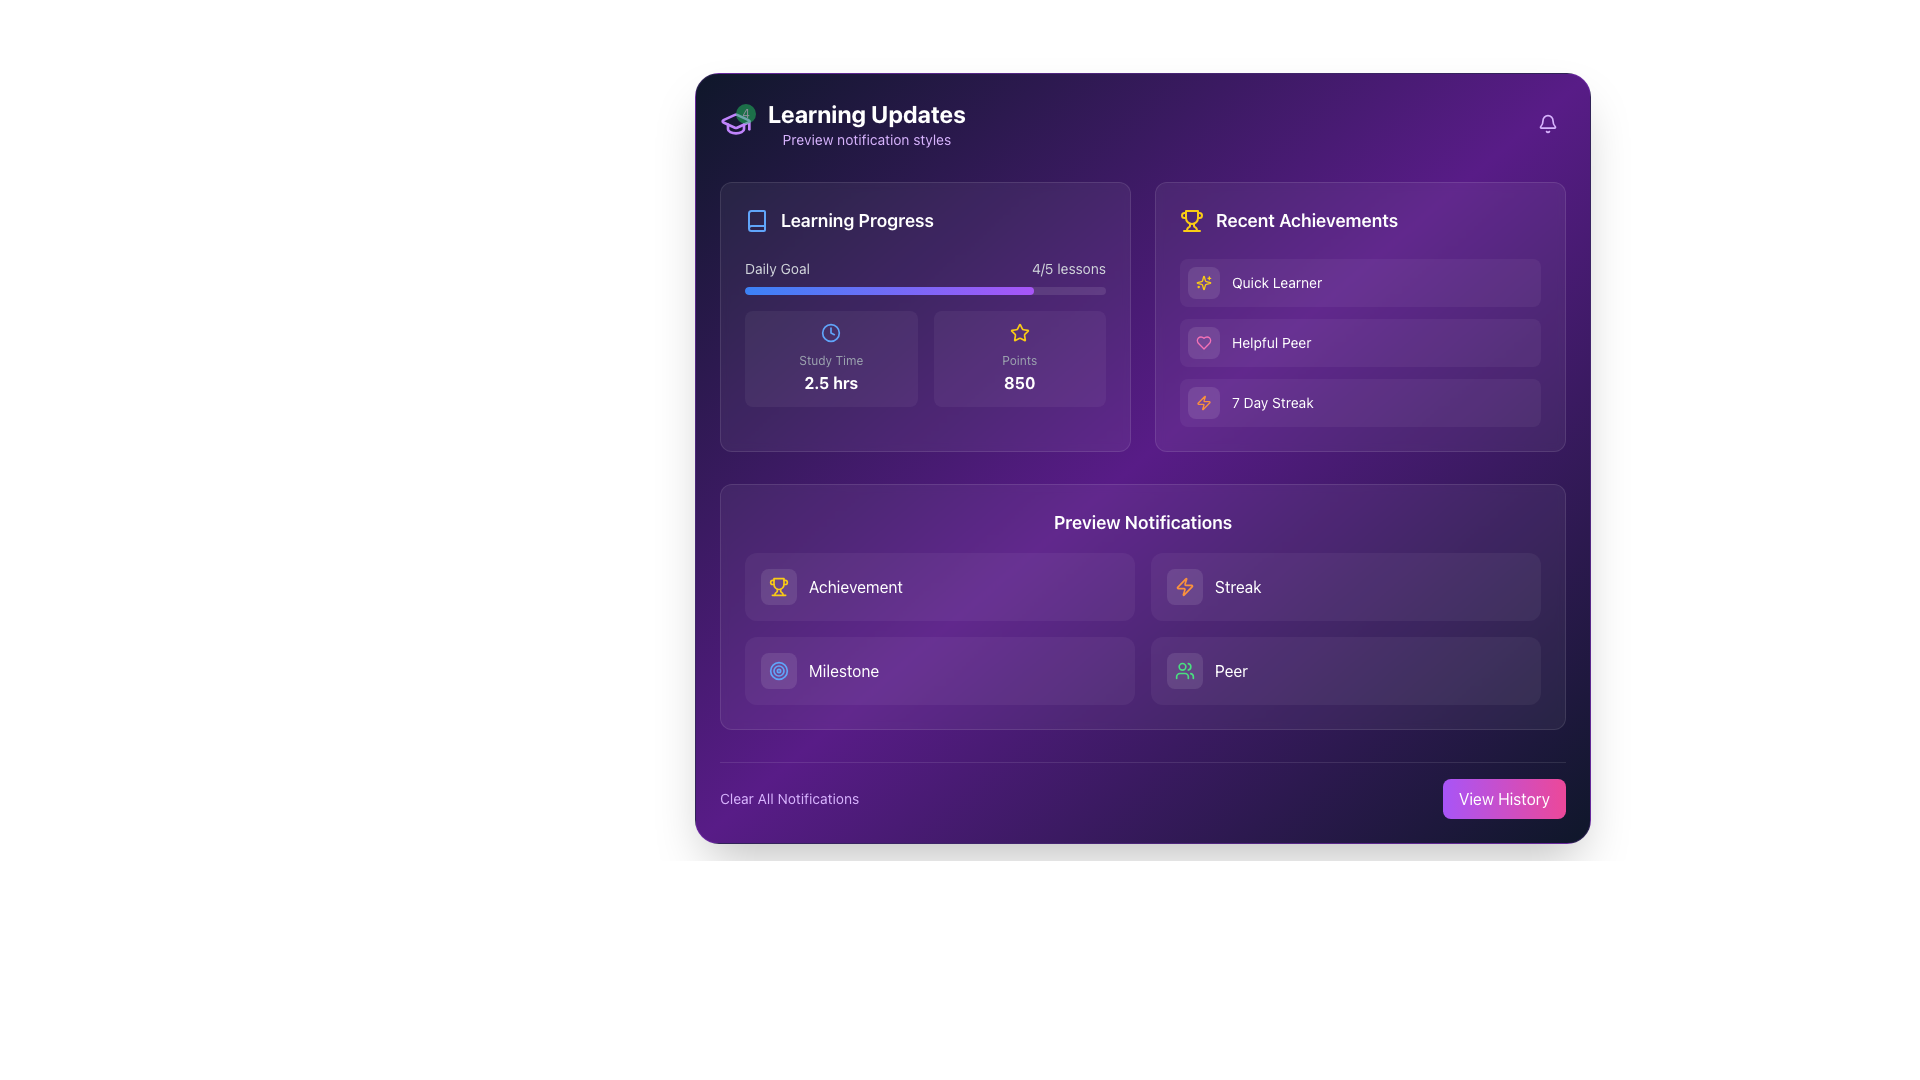 Image resolution: width=1920 pixels, height=1080 pixels. I want to click on the bell-shaped icon outlined in purple at the top-right corner of the interface, so click(1547, 123).